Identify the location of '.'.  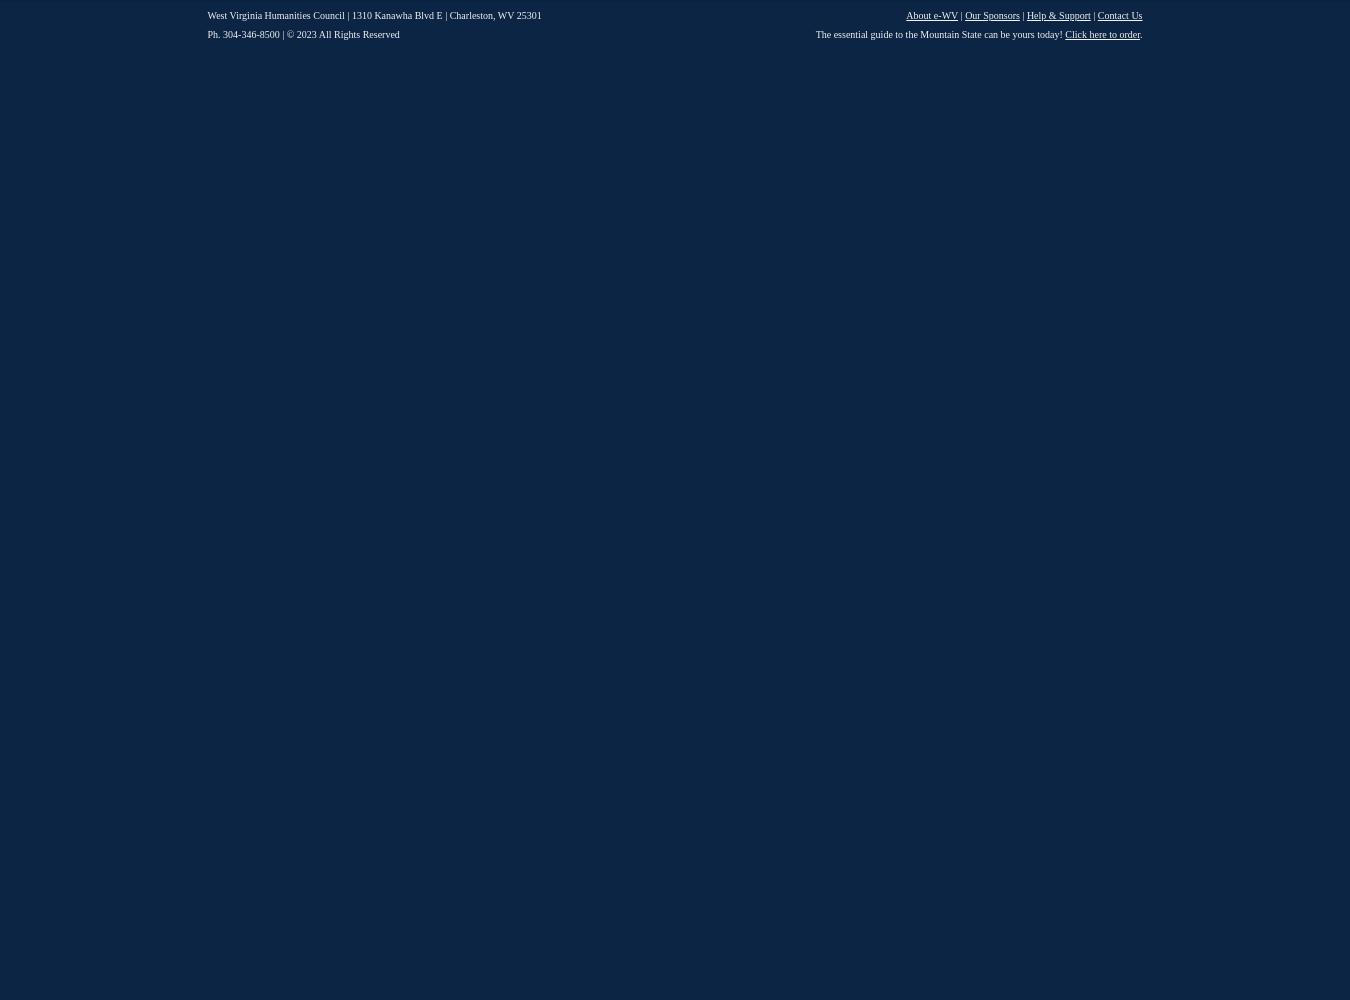
(1140, 34).